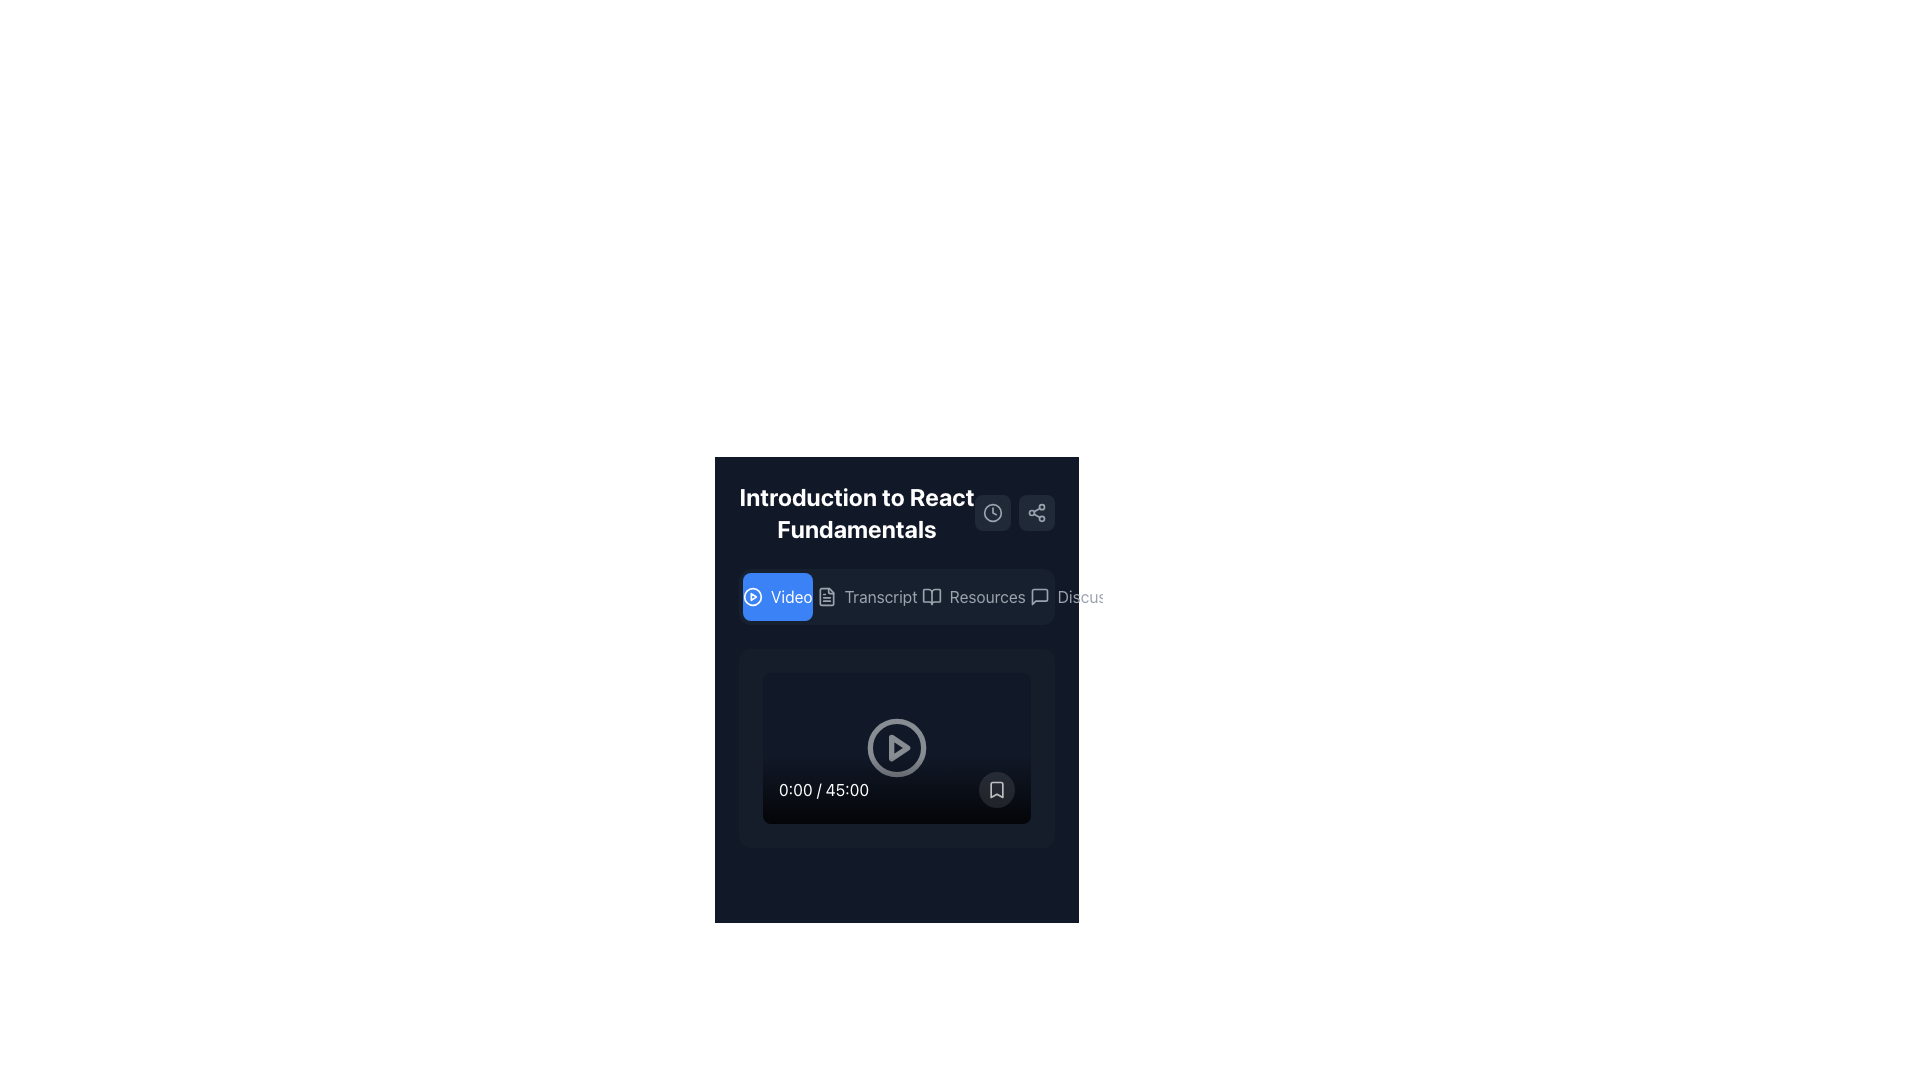  What do you see at coordinates (1095, 596) in the screenshot?
I see `the 'Discussion' Text button located in the horizontal navigation bar at the upper section of the dark-themed interface for keyboard navigation` at bounding box center [1095, 596].